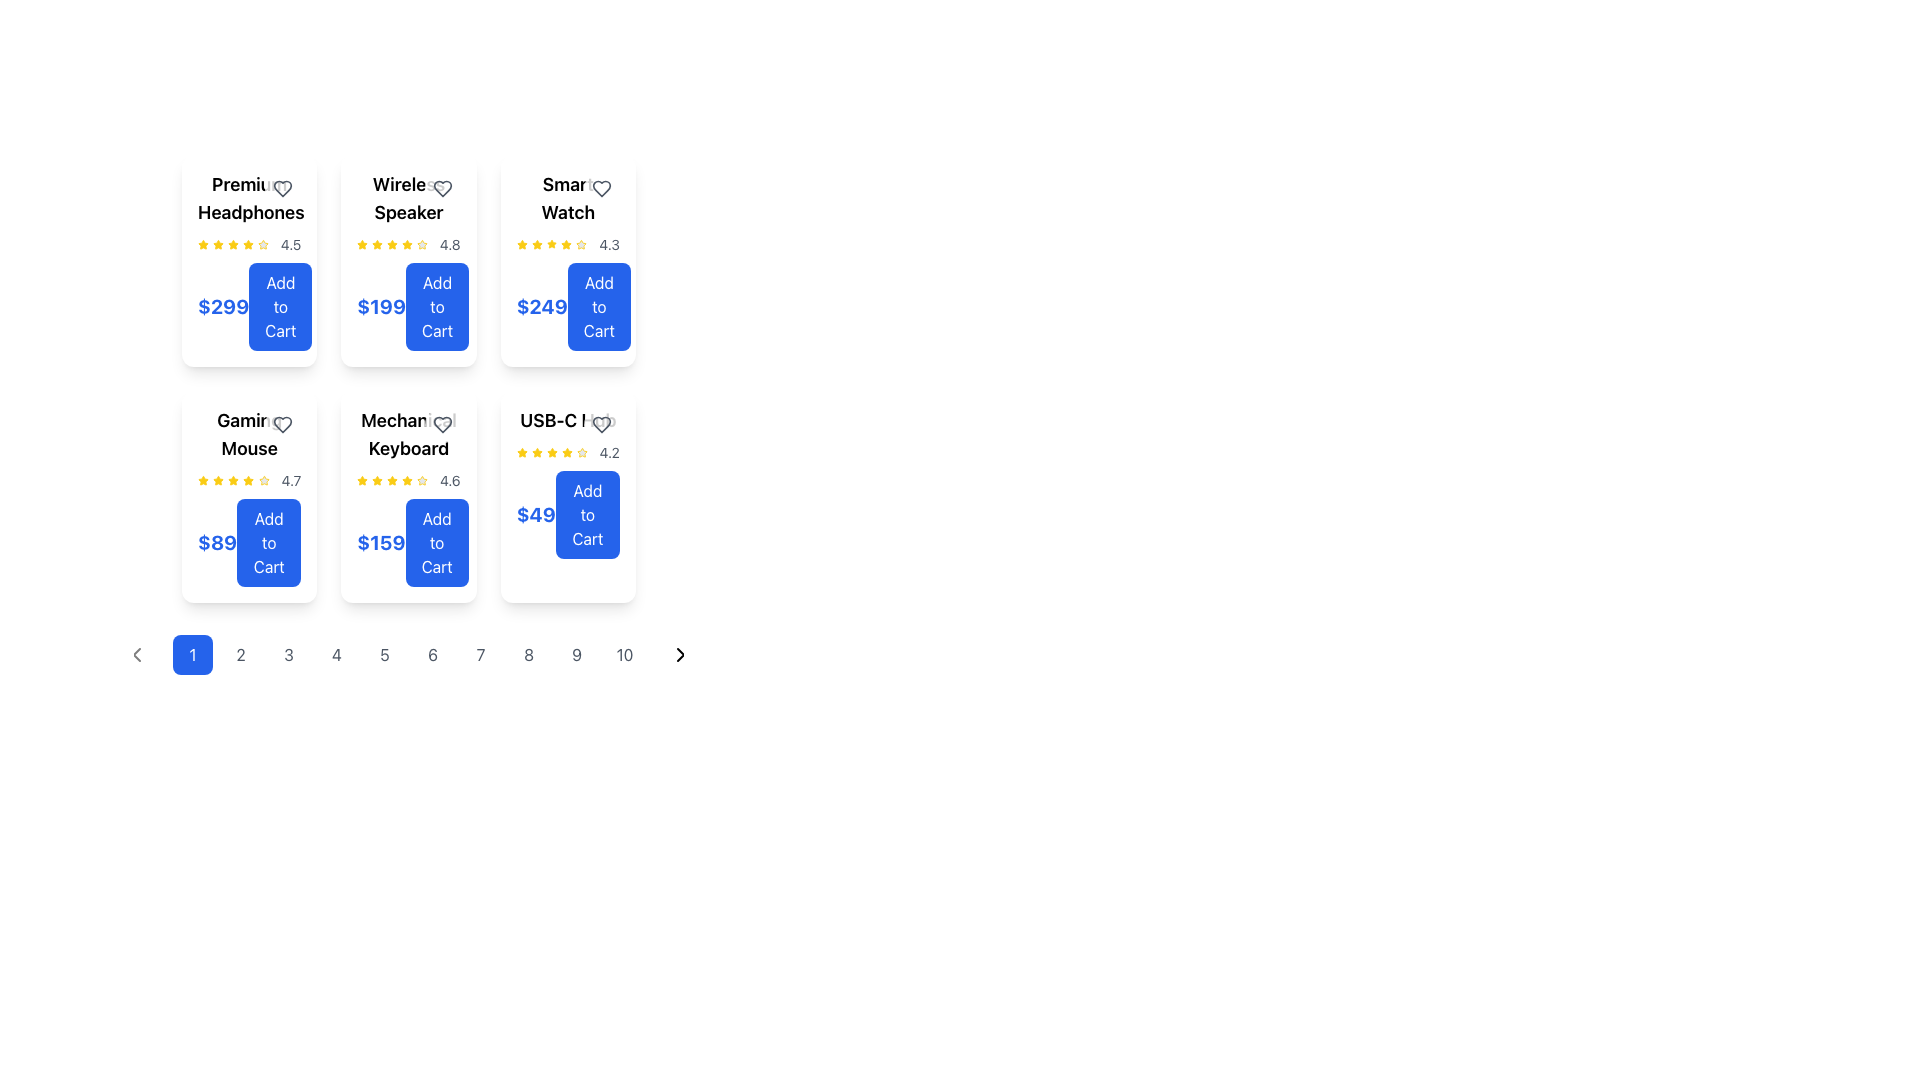  What do you see at coordinates (575, 655) in the screenshot?
I see `the ninth button in the sequence of ten buttons` at bounding box center [575, 655].